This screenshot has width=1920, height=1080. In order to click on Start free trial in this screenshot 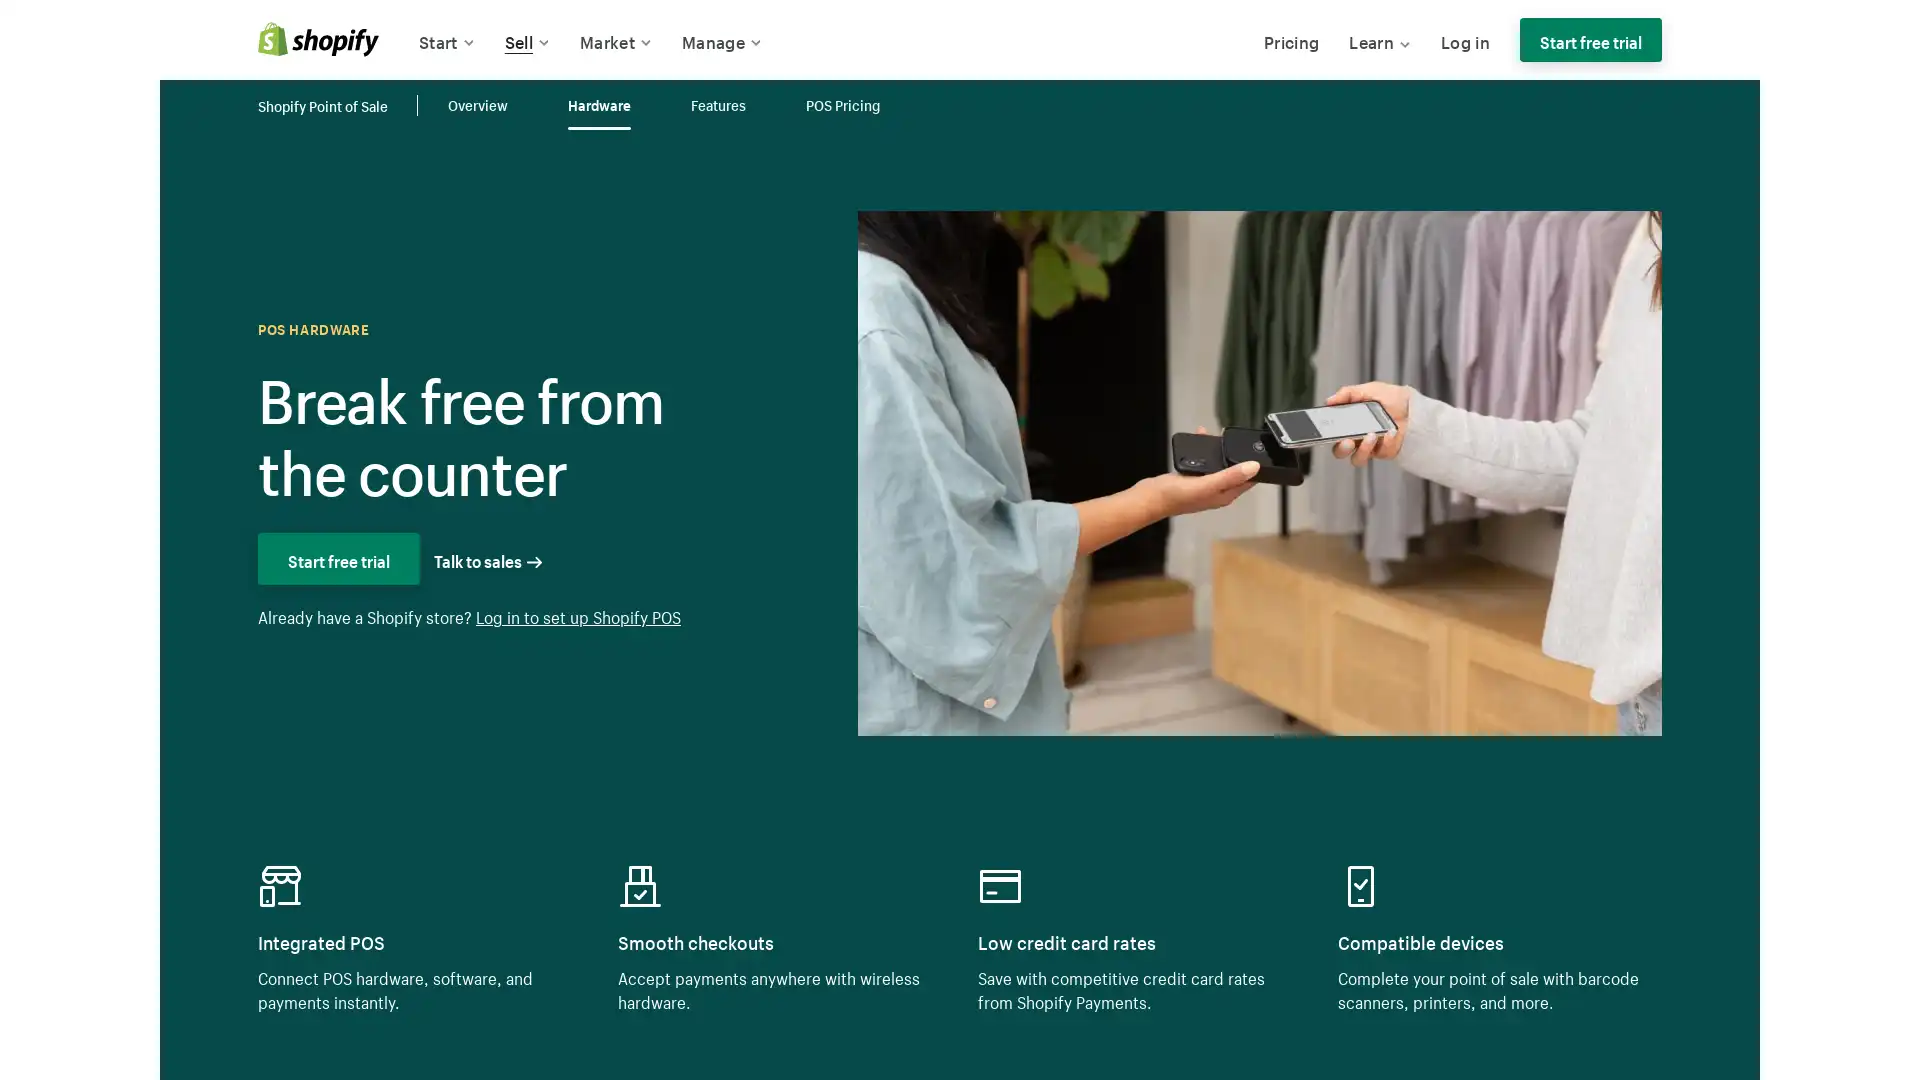, I will do `click(1589, 39)`.